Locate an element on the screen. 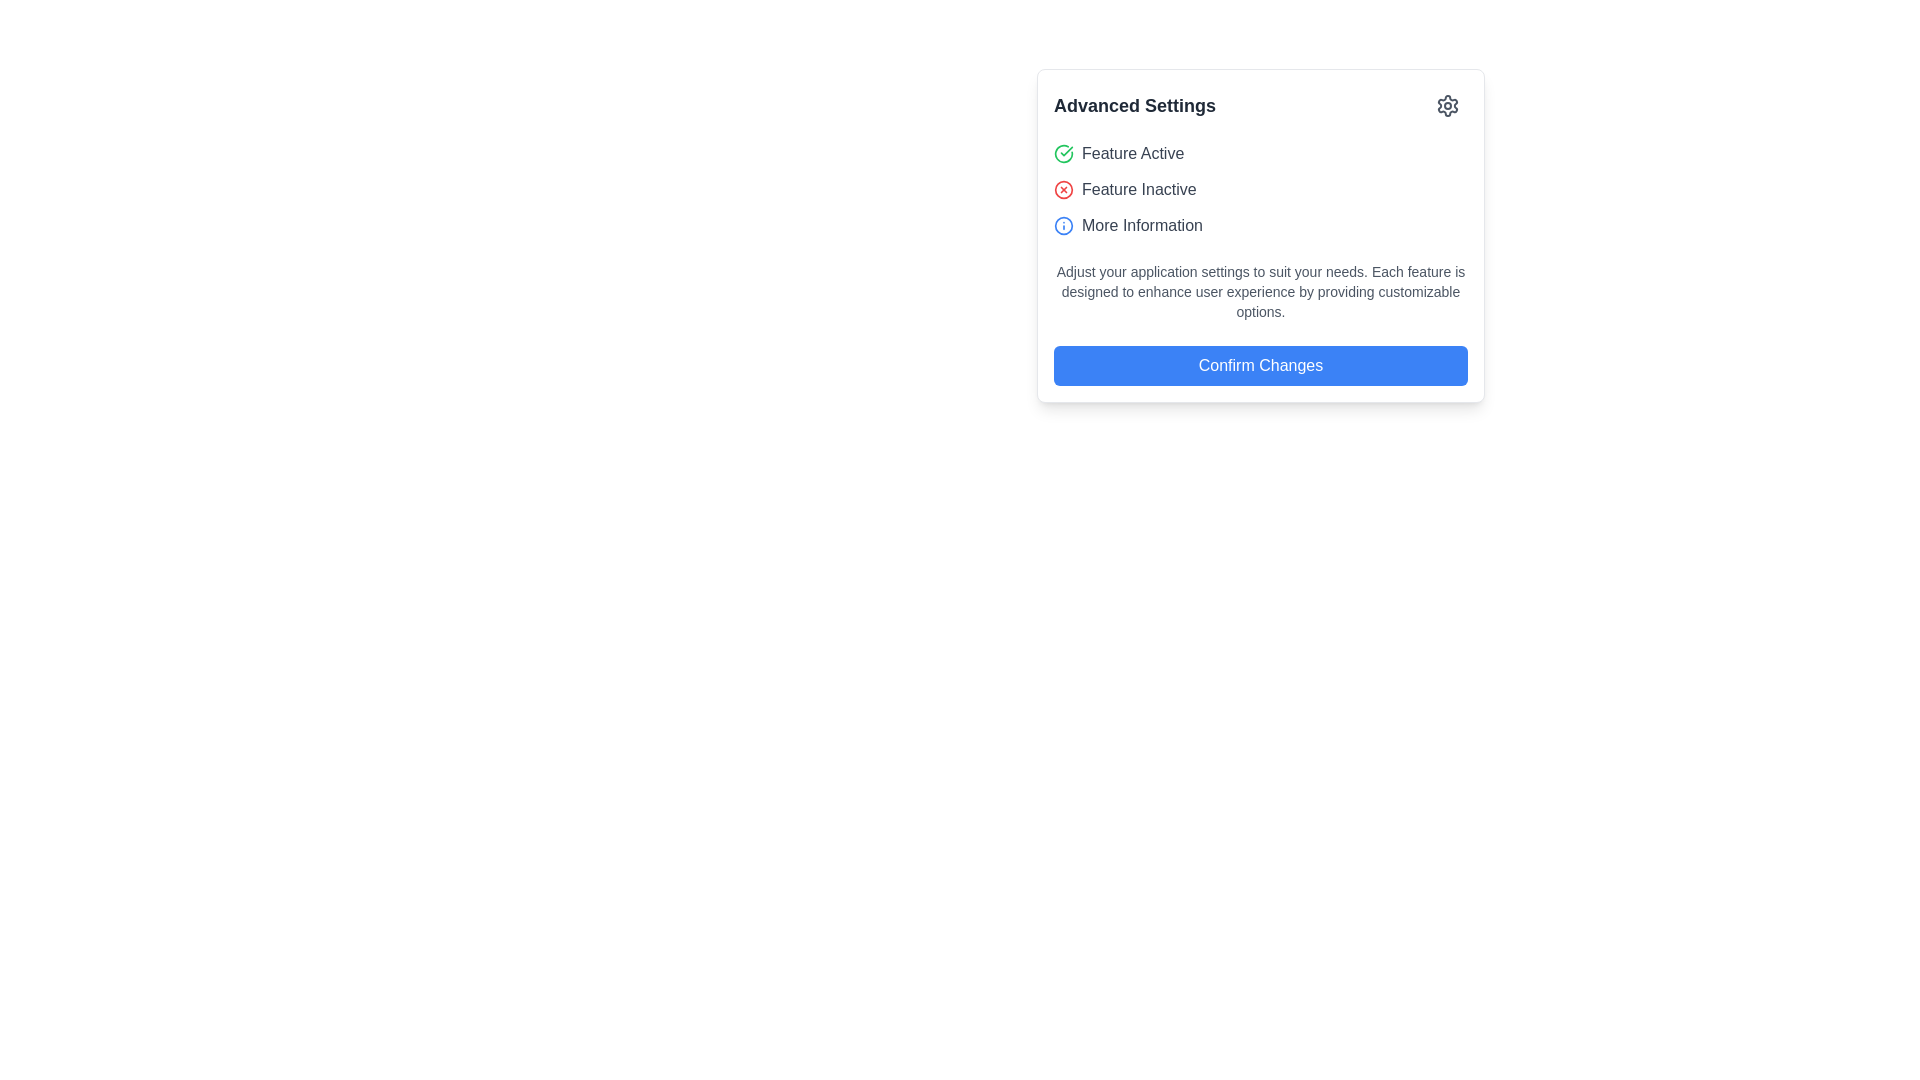  the descriptive text element providing details about customizable settings and features, located in the 'Advanced Settings' card, positioned between the features list and the 'Confirm Changes' button is located at coordinates (1260, 292).